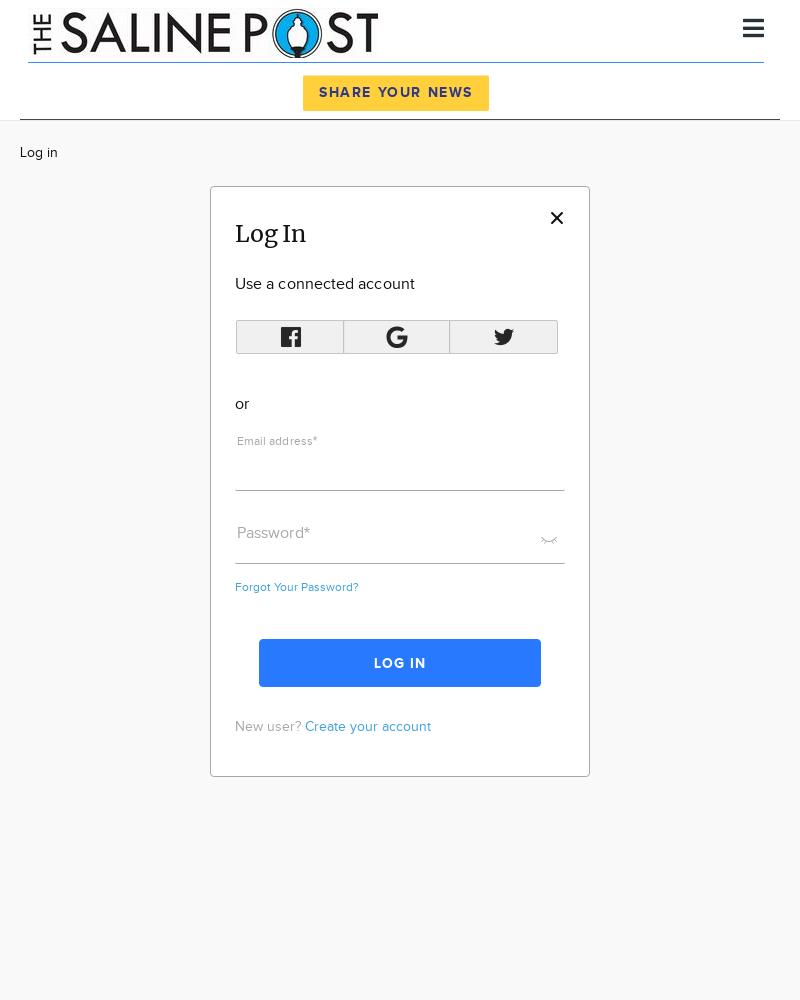  What do you see at coordinates (392, 149) in the screenshot?
I see `'News'` at bounding box center [392, 149].